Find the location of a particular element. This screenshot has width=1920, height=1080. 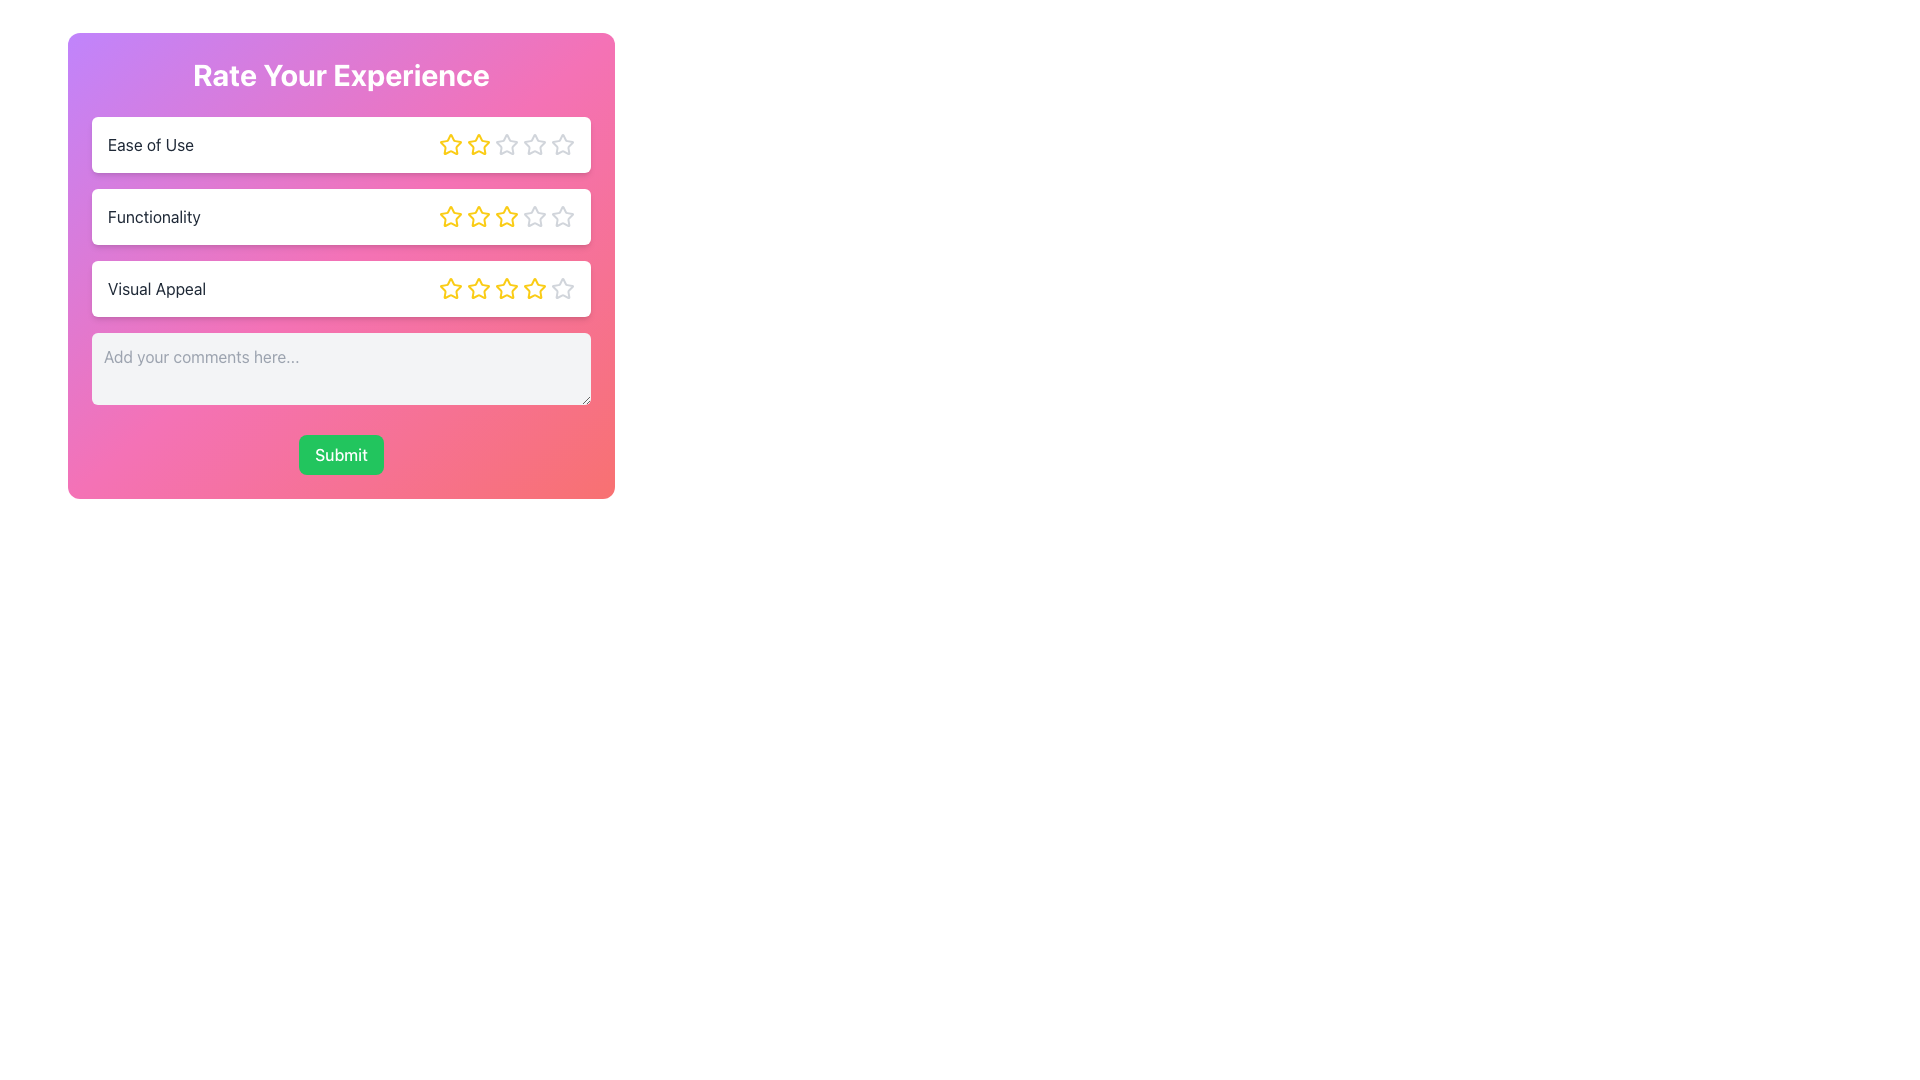

the fourth star icon in the 'Visual Appeal' row of the rating form to set the rating level is located at coordinates (534, 288).